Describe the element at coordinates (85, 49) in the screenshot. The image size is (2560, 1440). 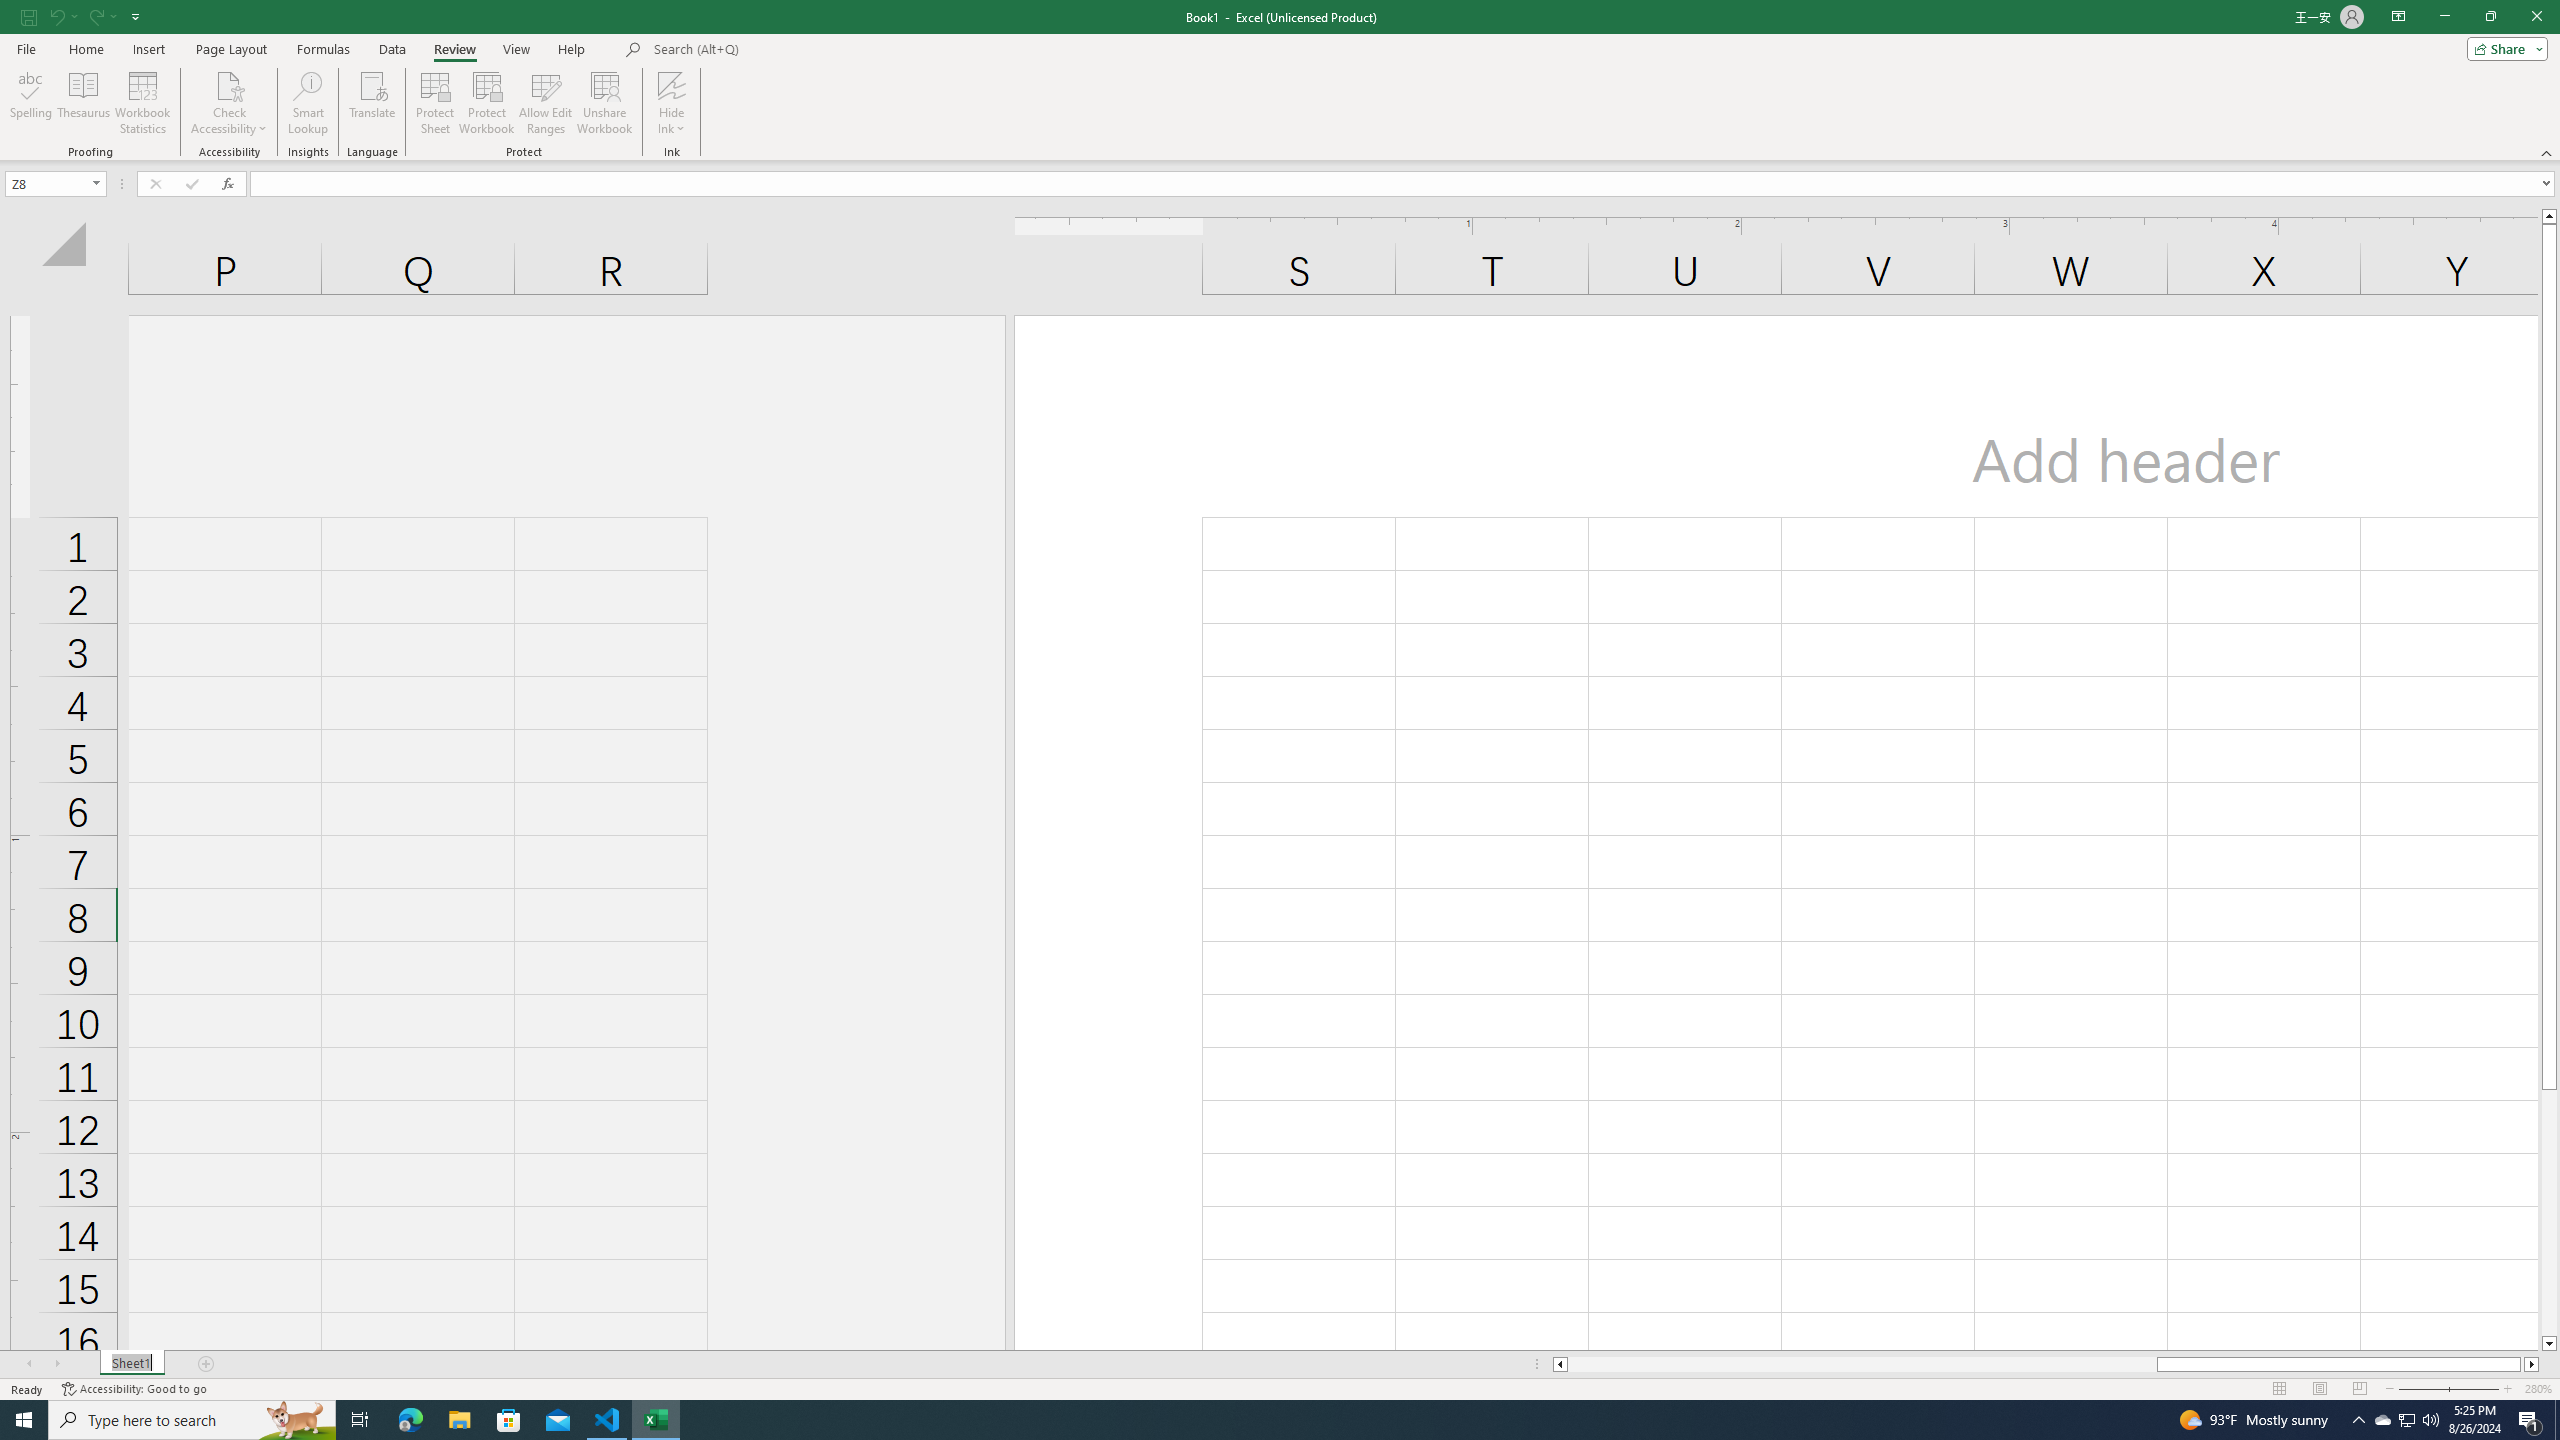
I see `'Home'` at that location.